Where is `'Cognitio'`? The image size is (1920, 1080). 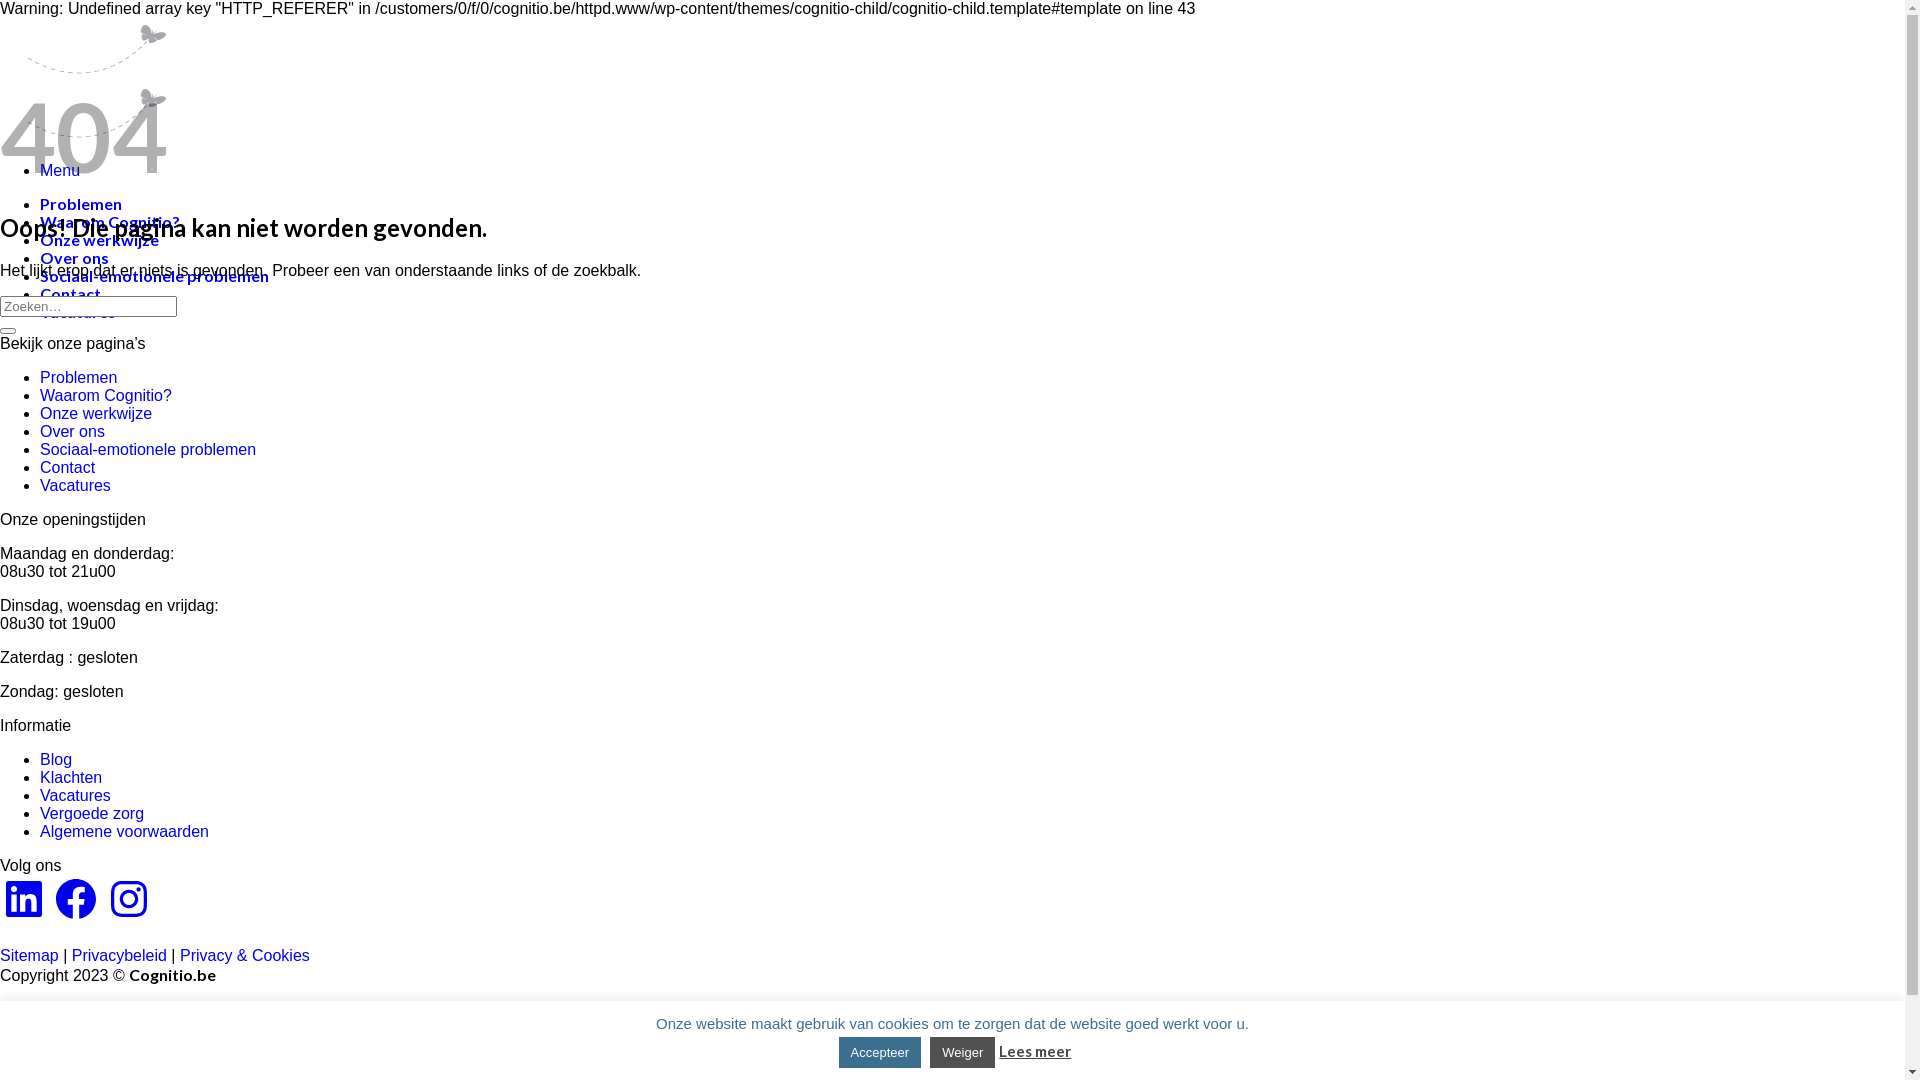 'Cognitio' is located at coordinates (83, 104).